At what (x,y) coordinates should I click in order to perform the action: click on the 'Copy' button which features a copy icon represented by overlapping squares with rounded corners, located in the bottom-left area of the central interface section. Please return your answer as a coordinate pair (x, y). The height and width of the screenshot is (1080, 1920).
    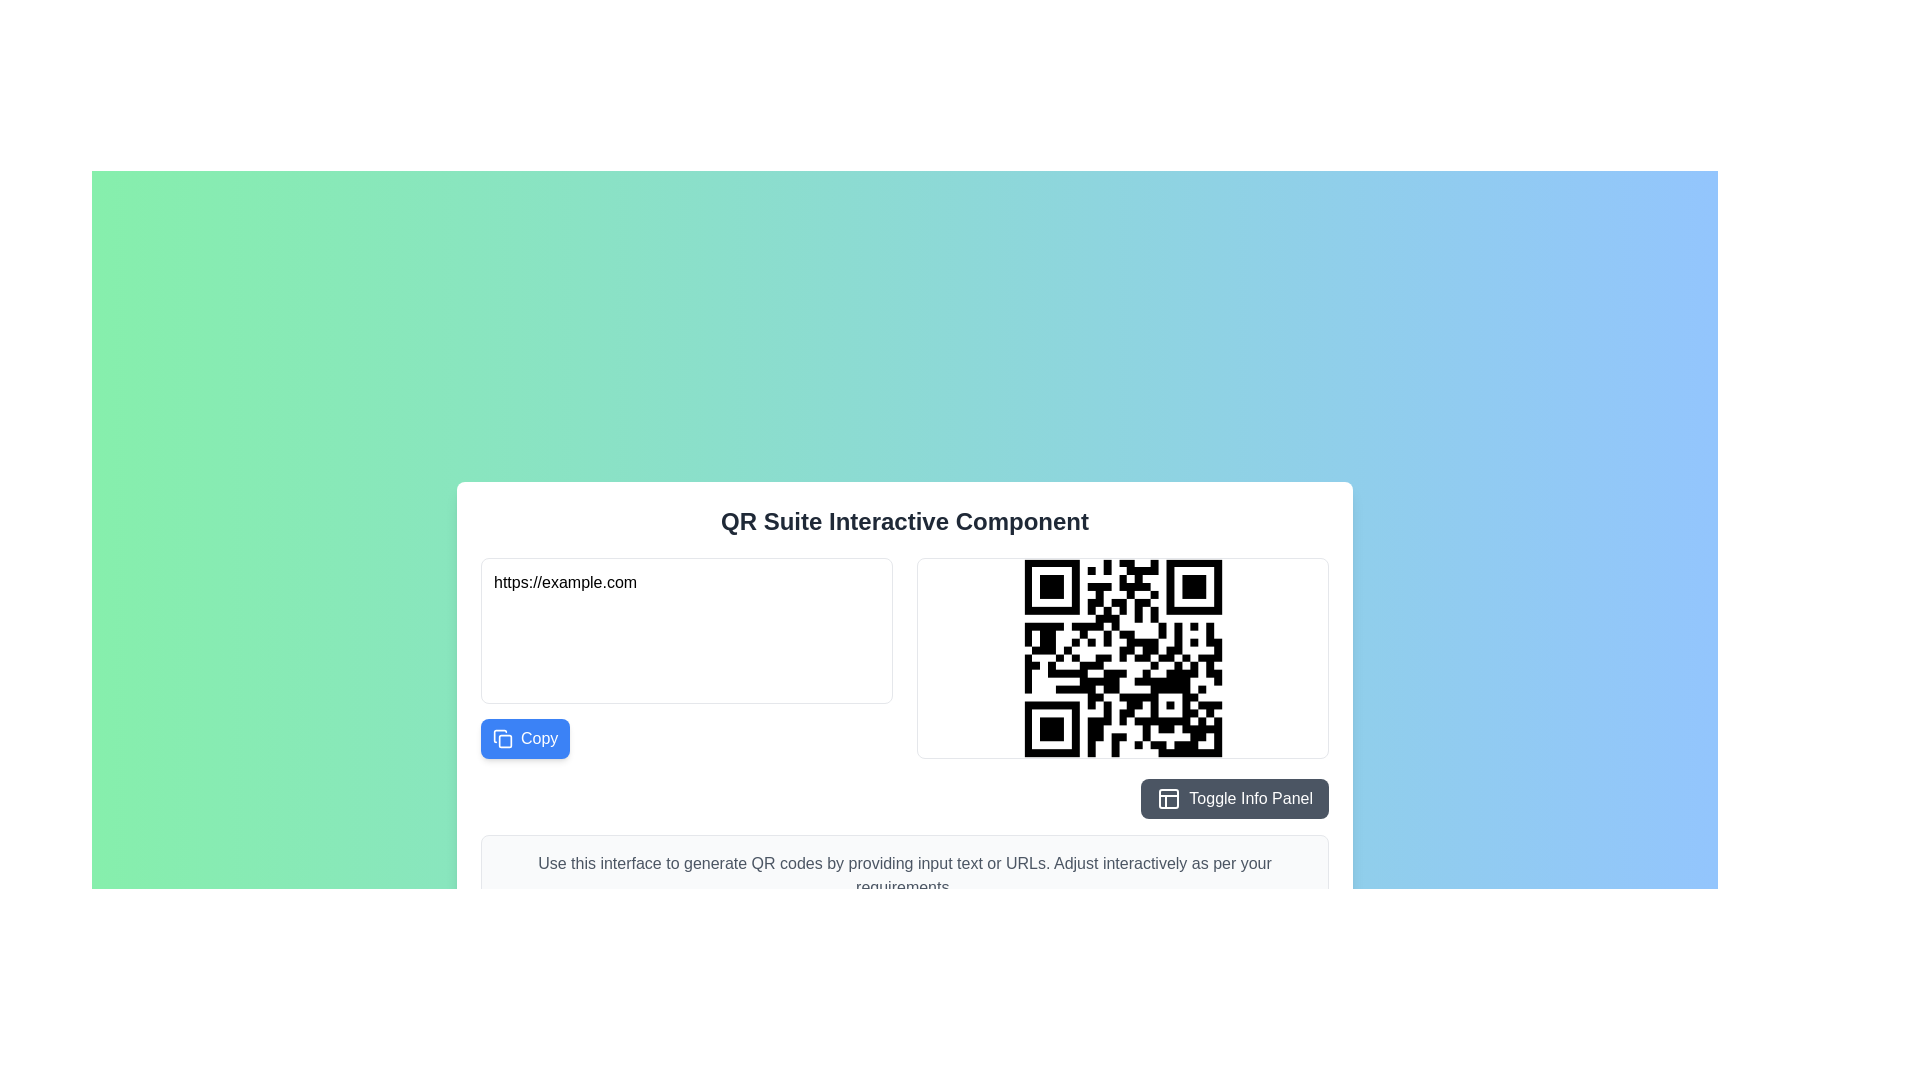
    Looking at the image, I should click on (503, 738).